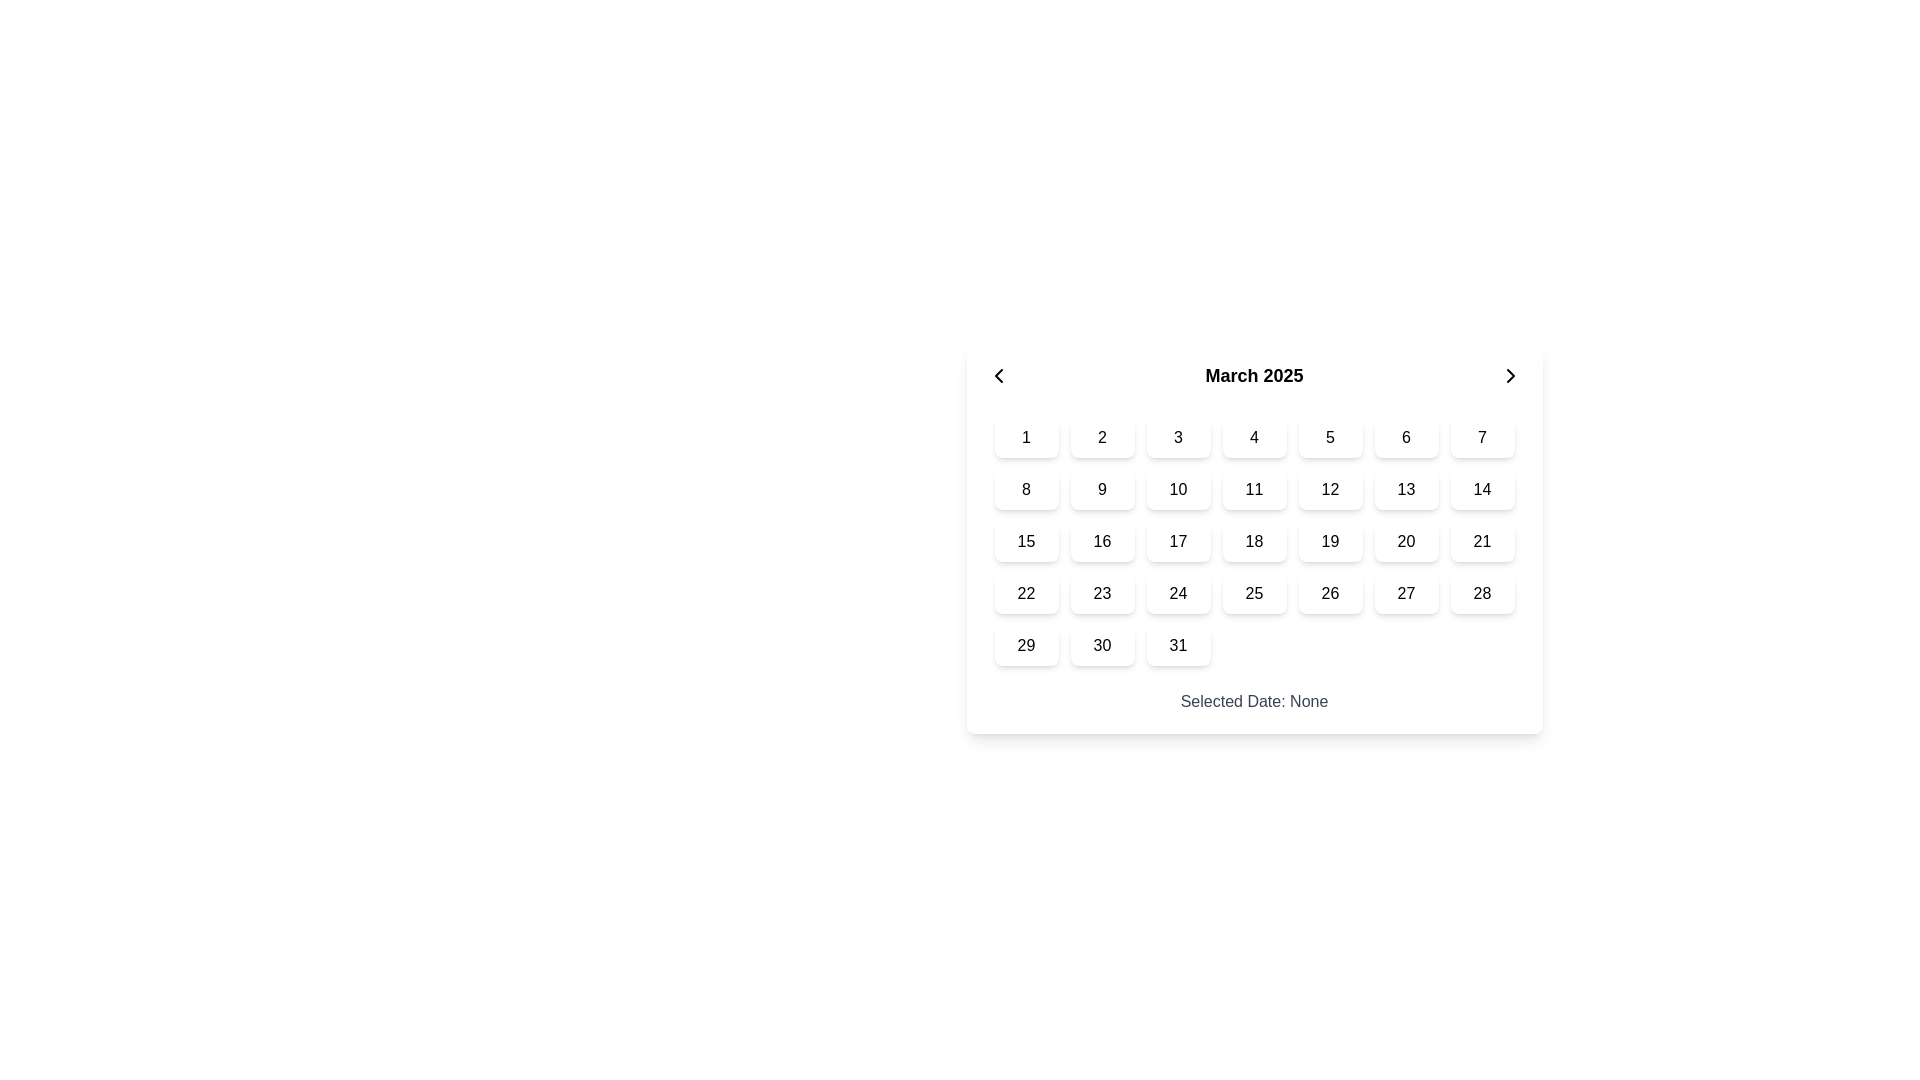  I want to click on the button displaying the number '26' in the calendar grid for accessibility purposes, so click(1330, 593).